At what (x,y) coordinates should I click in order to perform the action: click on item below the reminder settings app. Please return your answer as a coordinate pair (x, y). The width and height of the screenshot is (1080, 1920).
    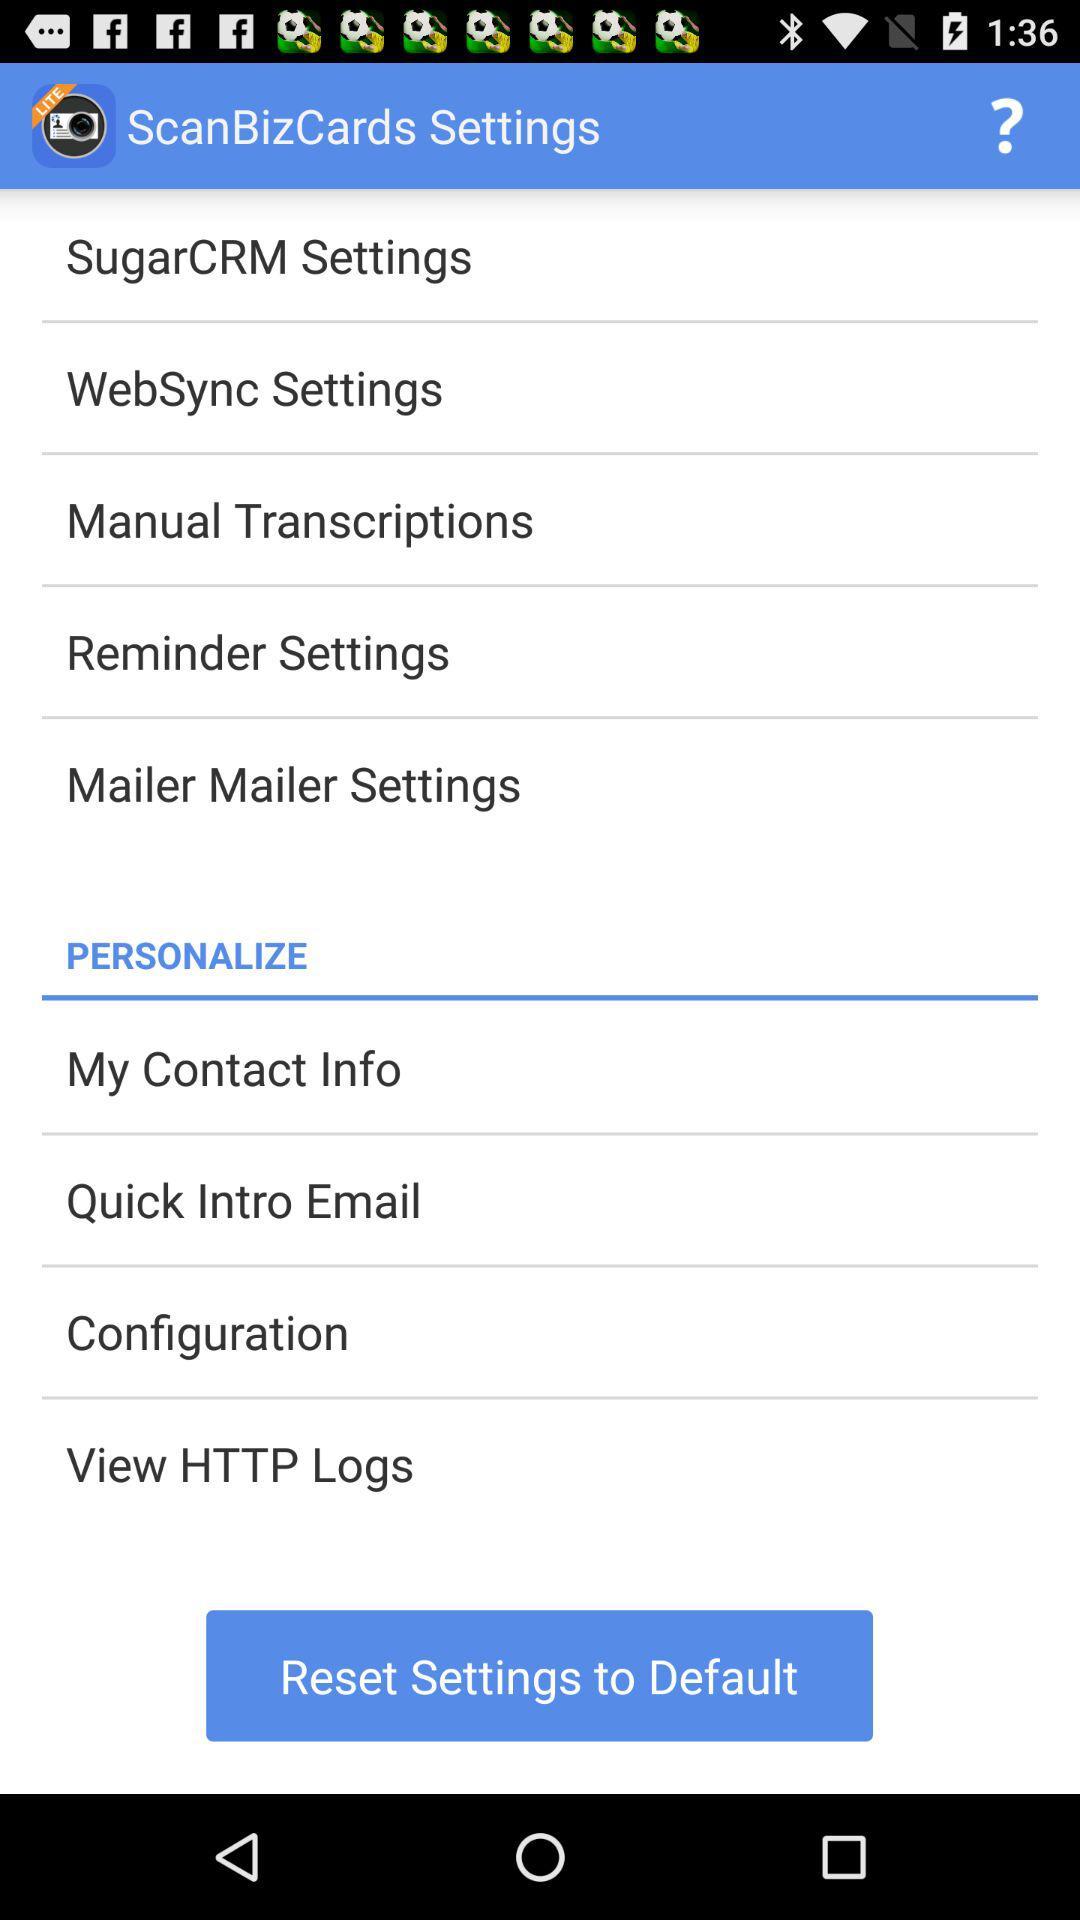
    Looking at the image, I should click on (551, 782).